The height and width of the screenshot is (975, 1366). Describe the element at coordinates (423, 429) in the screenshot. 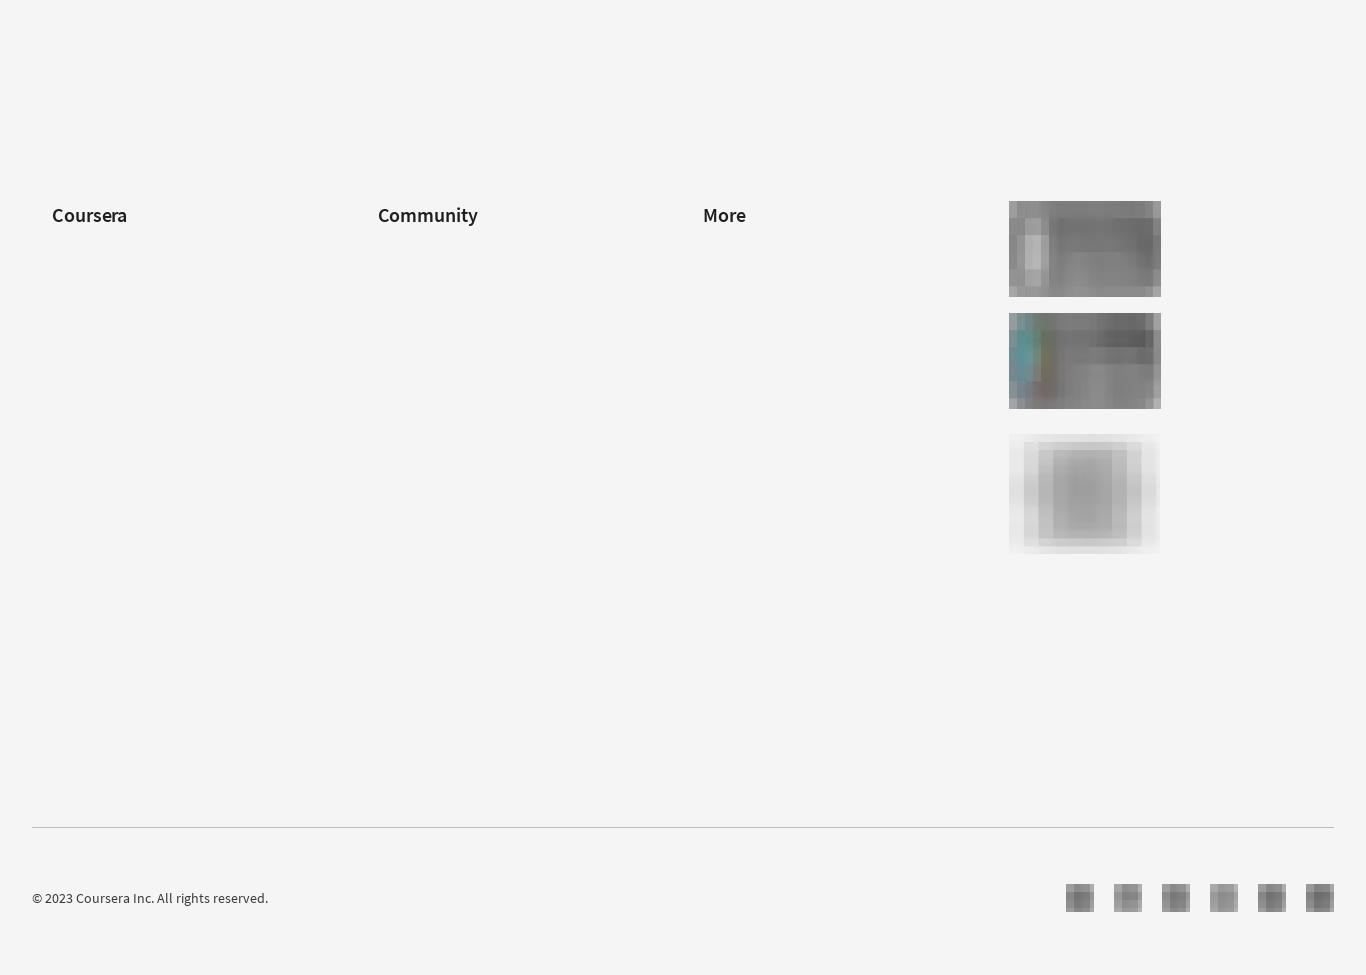

I see `'Teaching Center'` at that location.